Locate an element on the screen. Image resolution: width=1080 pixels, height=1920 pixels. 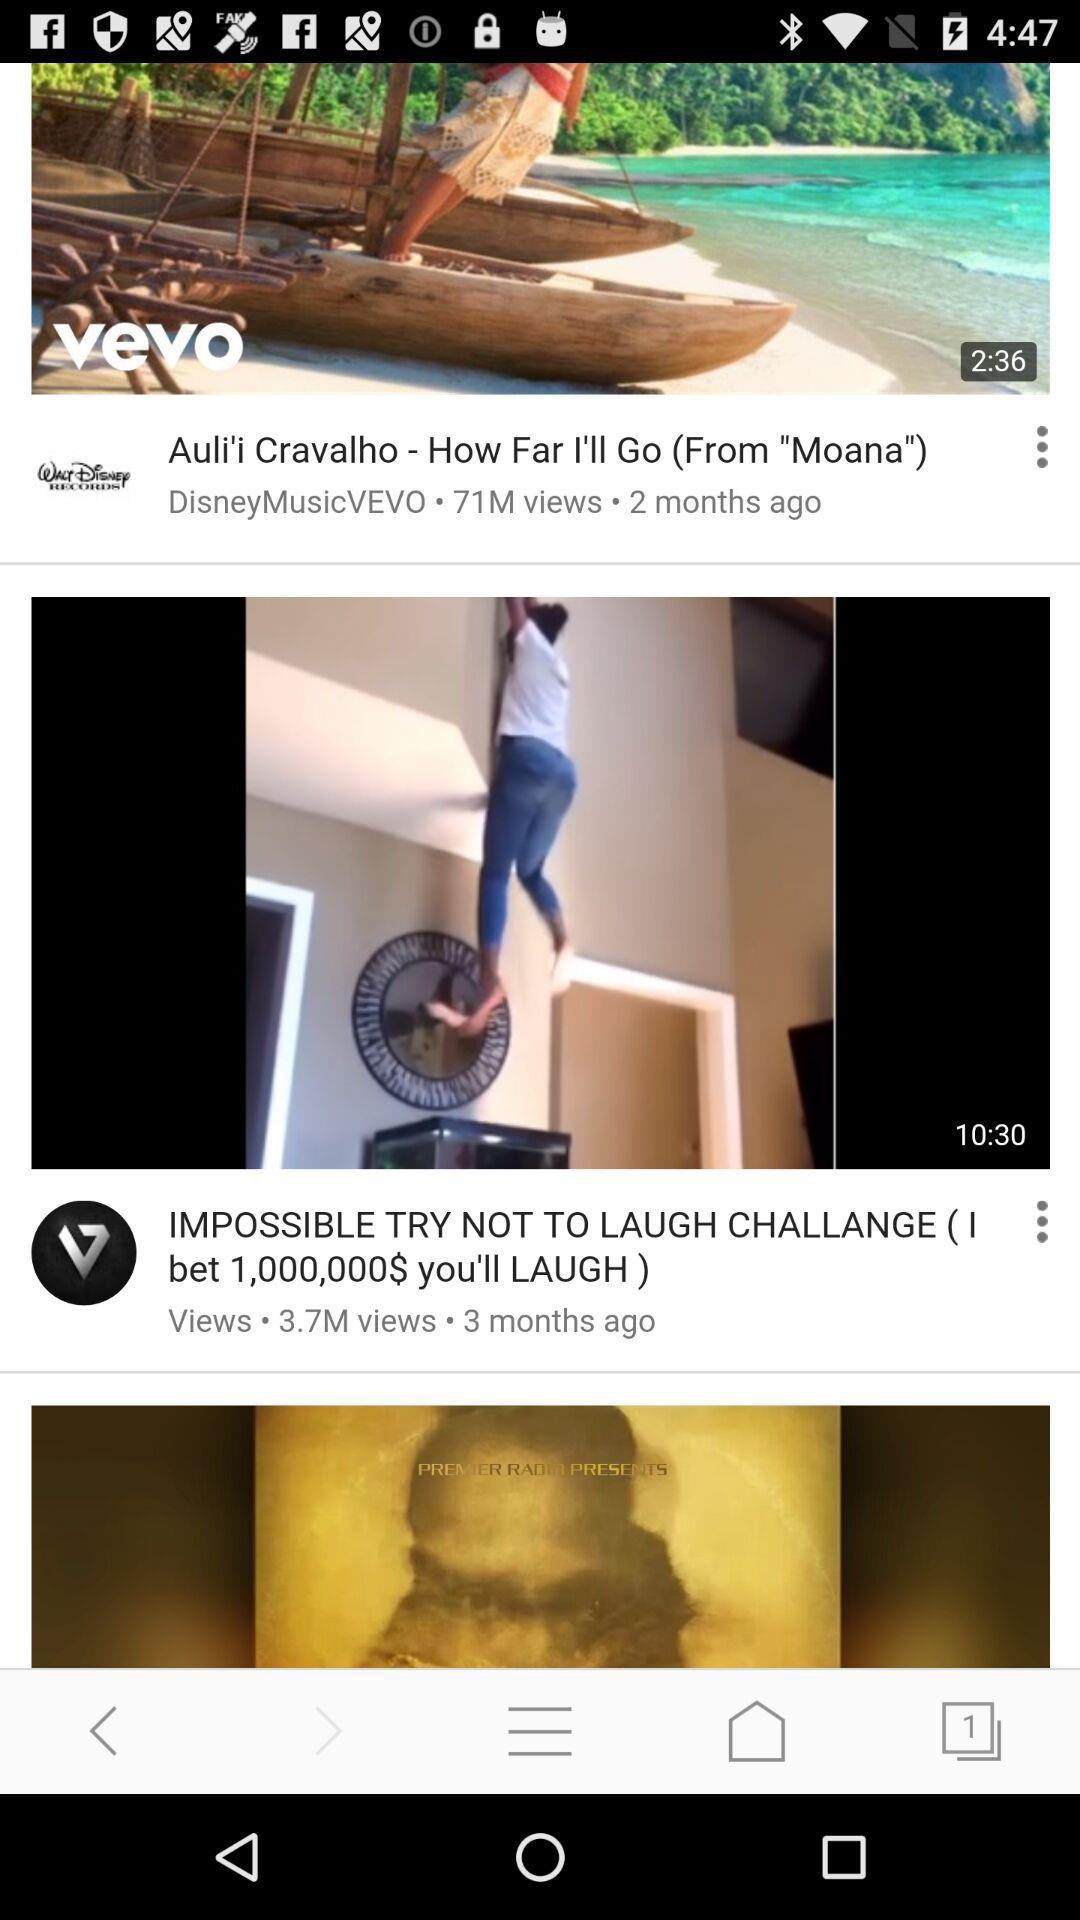
access pages is located at coordinates (971, 1730).